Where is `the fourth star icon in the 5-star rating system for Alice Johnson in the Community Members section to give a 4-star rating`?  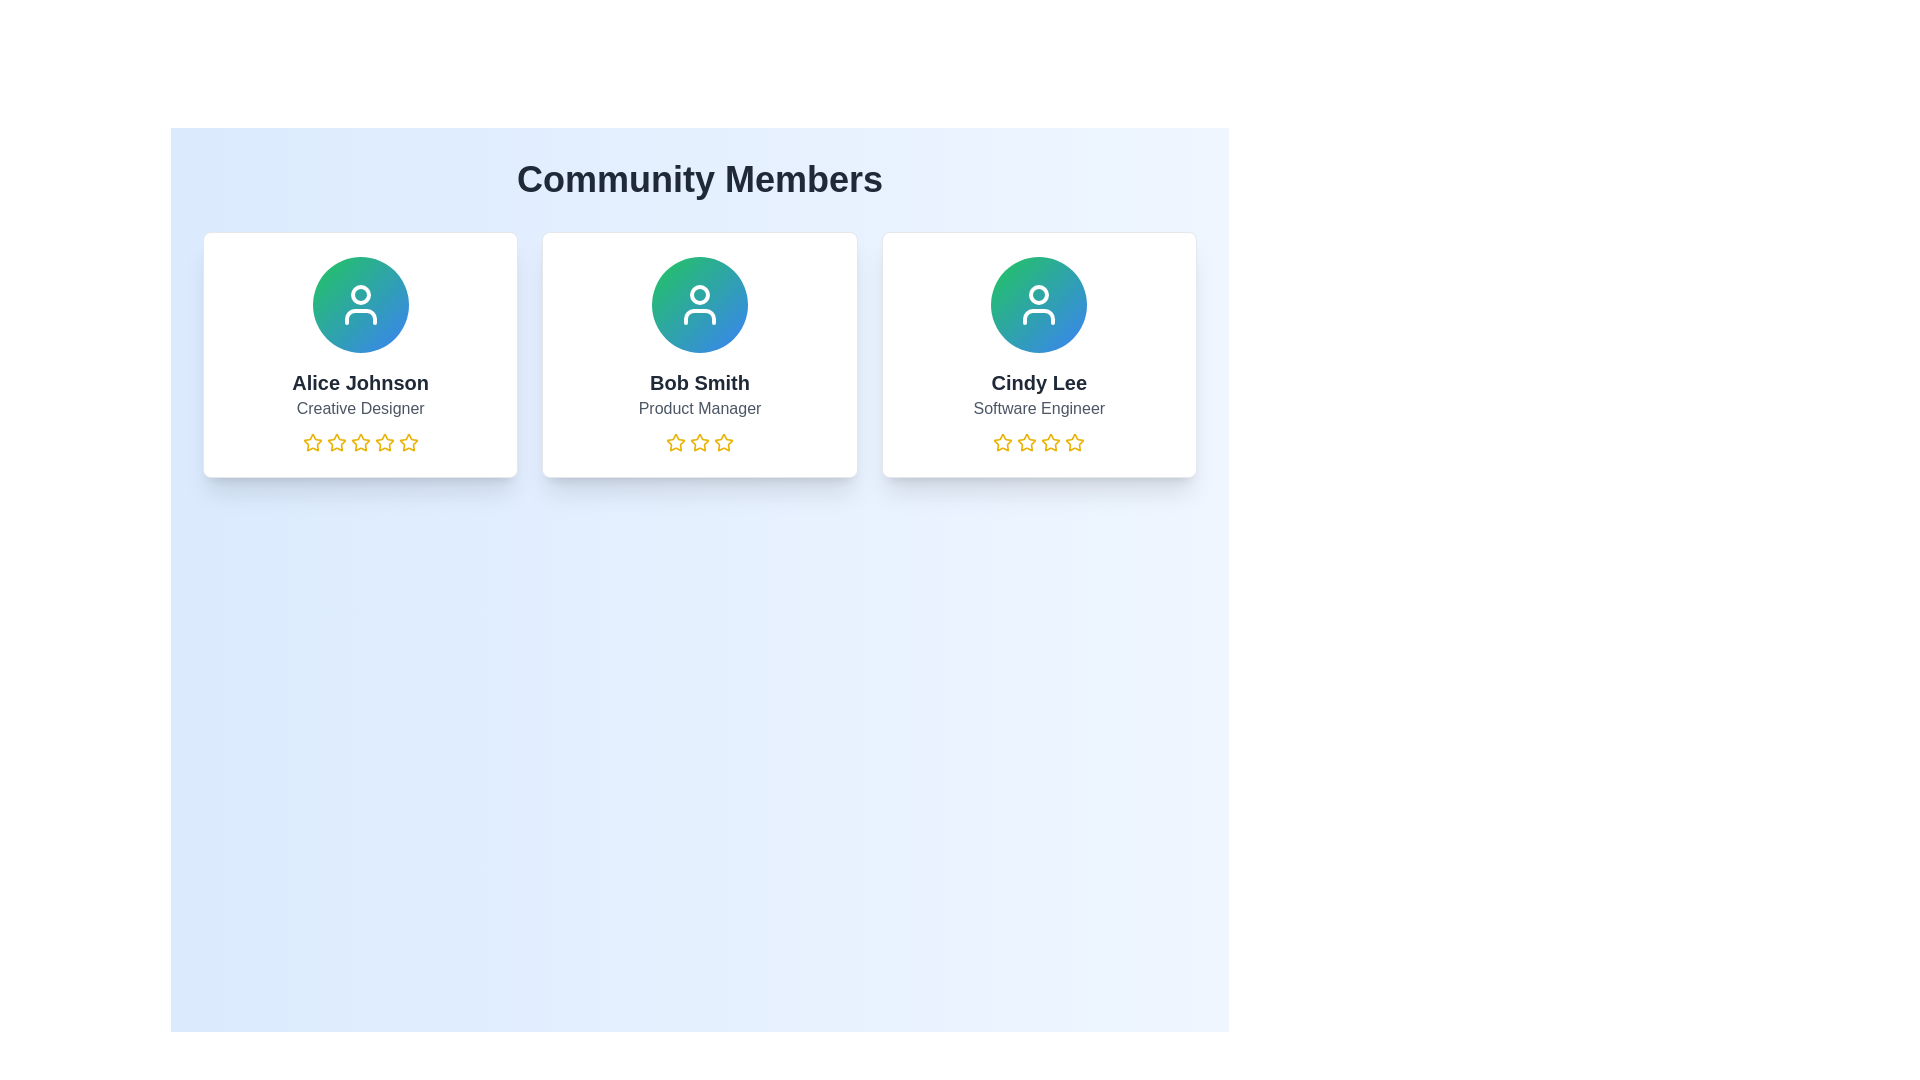 the fourth star icon in the 5-star rating system for Alice Johnson in the Community Members section to give a 4-star rating is located at coordinates (360, 442).